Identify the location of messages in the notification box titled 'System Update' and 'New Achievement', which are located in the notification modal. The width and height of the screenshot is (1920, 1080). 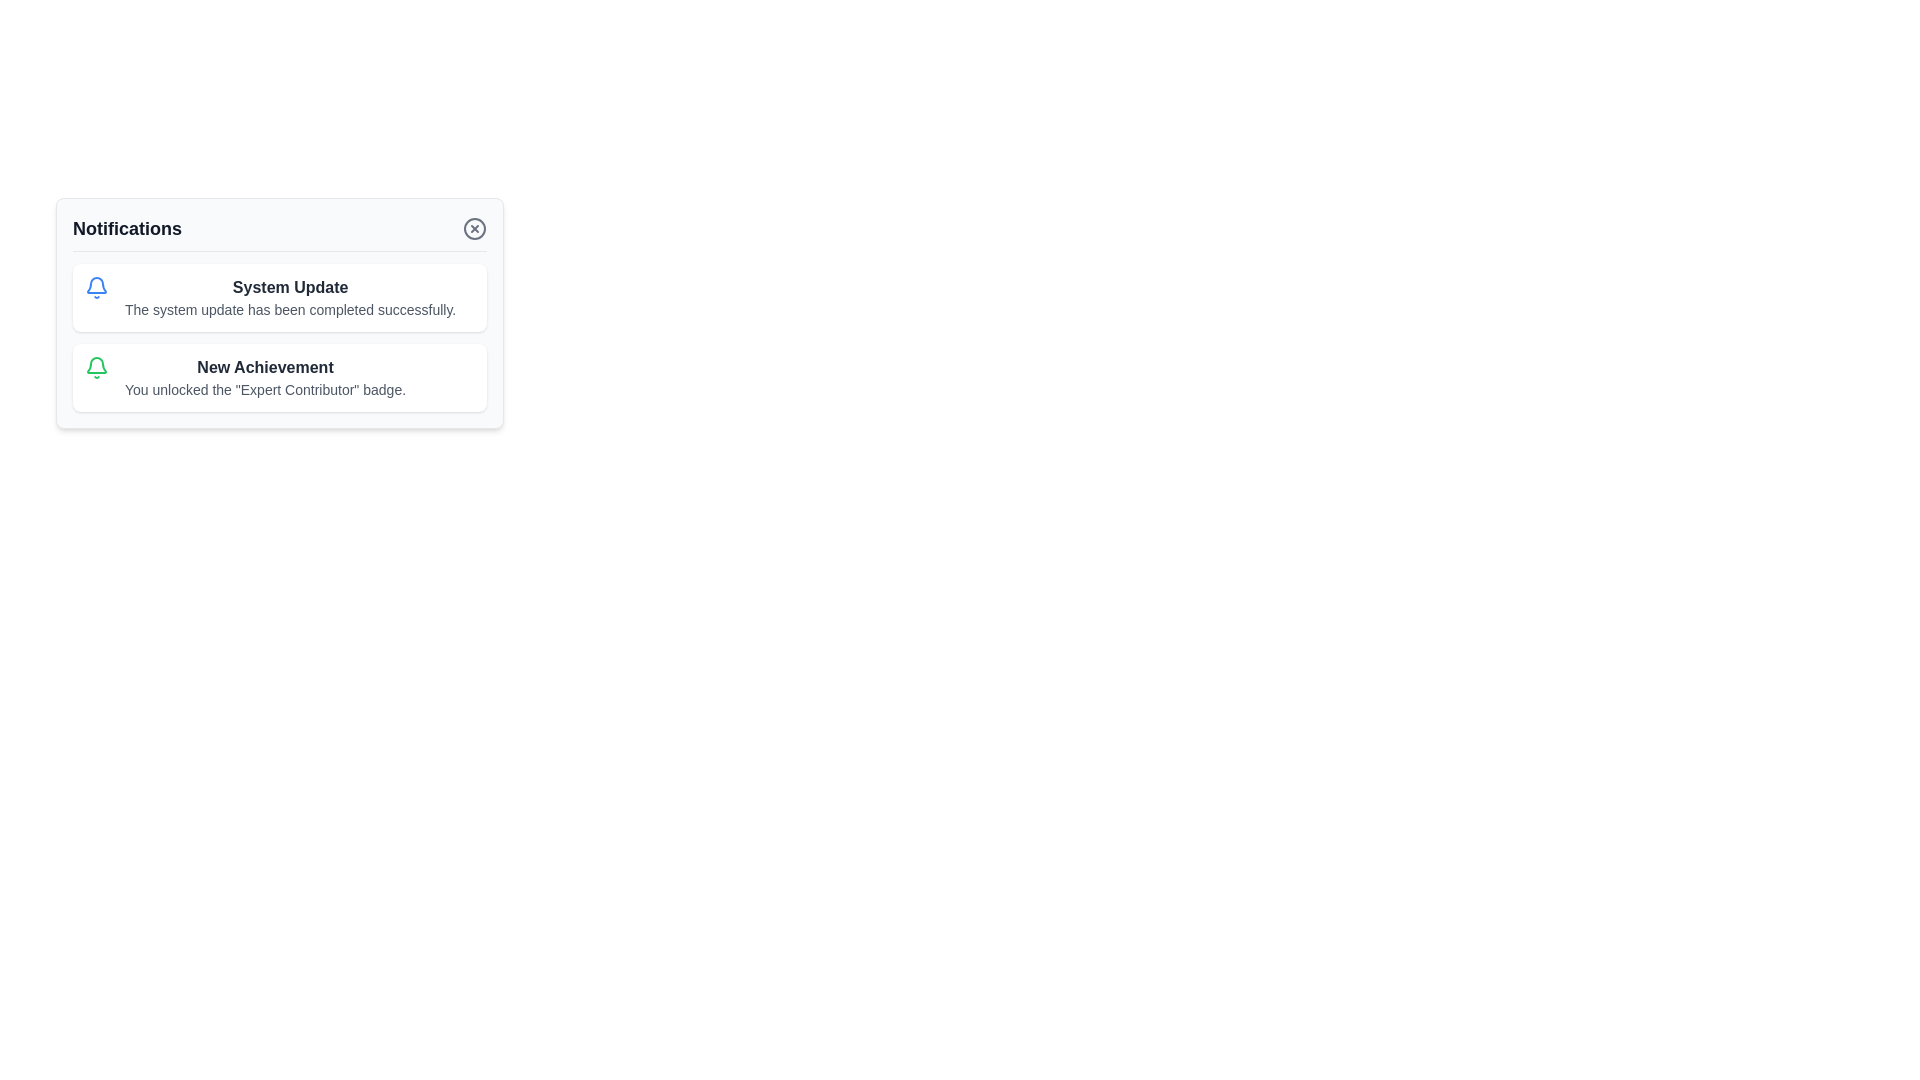
(278, 337).